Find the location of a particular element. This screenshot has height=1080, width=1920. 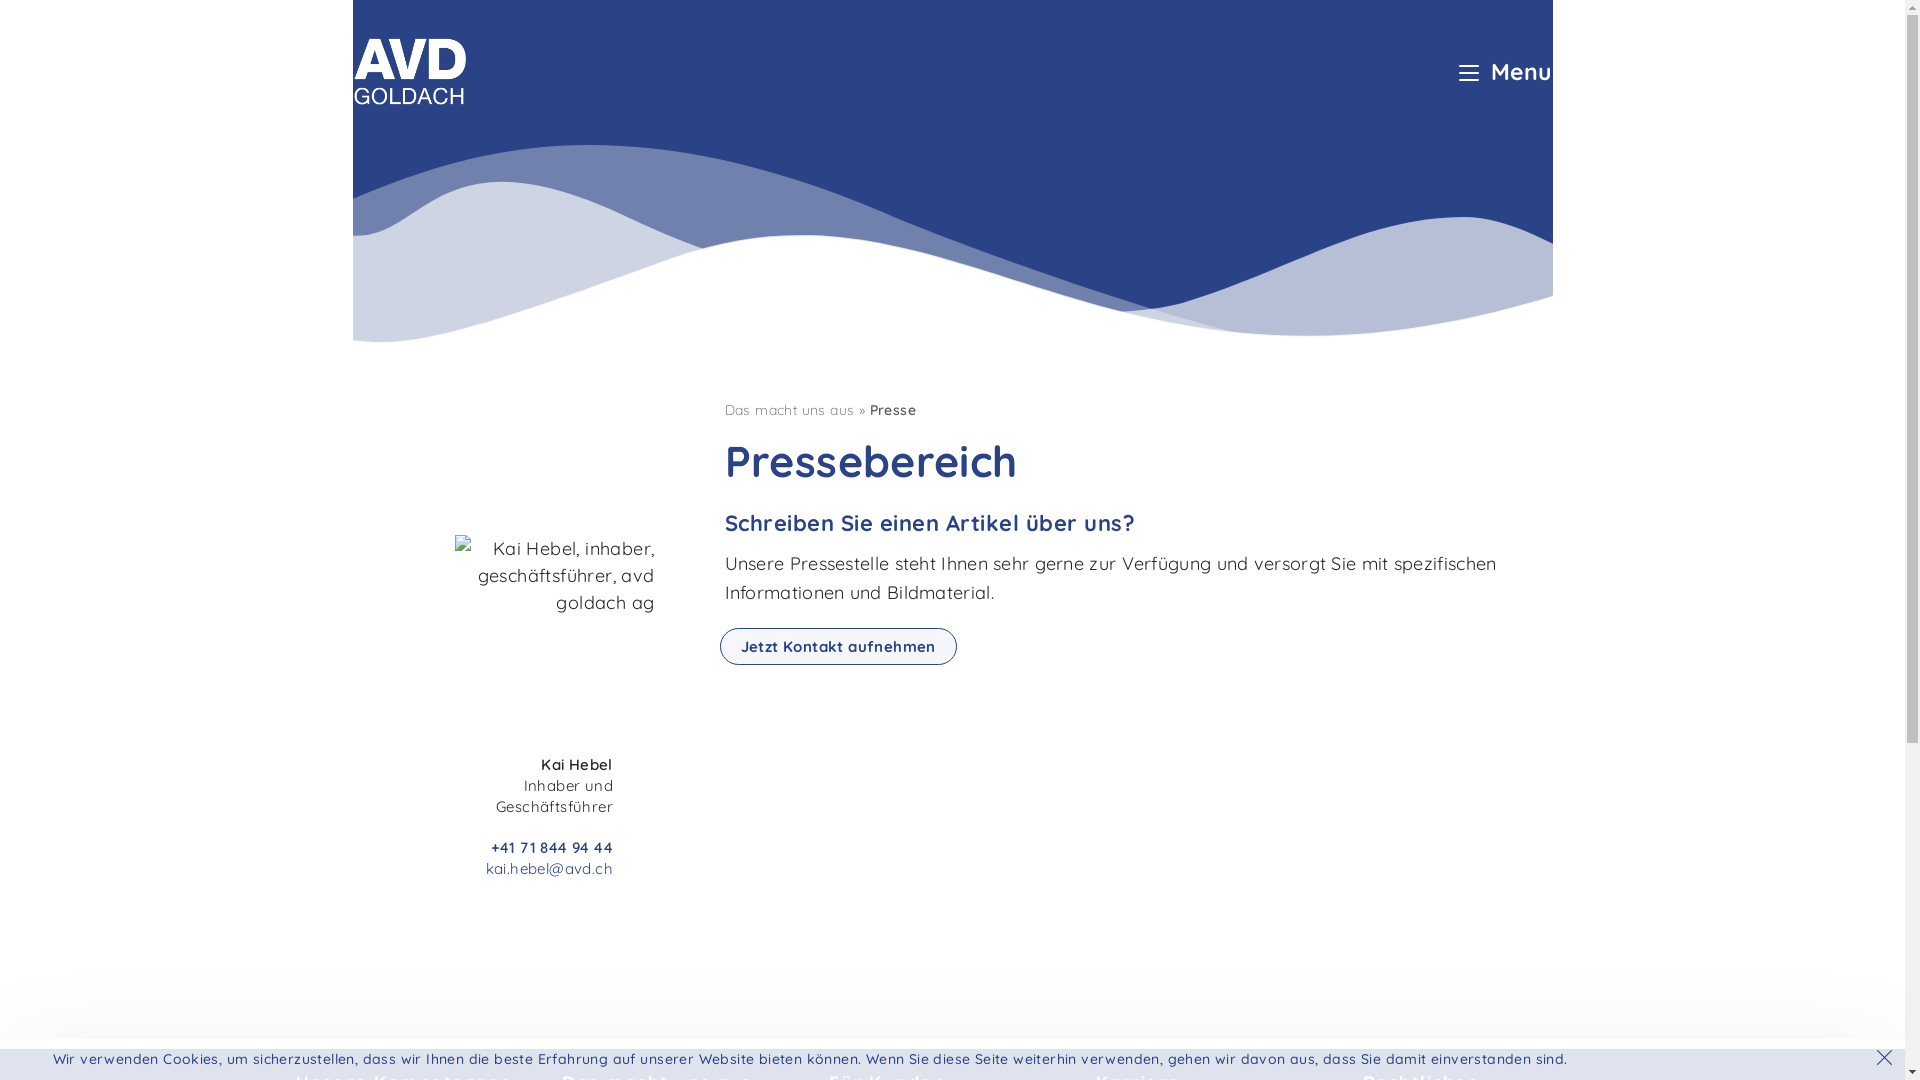

'+41 71 844 94 44' is located at coordinates (551, 847).